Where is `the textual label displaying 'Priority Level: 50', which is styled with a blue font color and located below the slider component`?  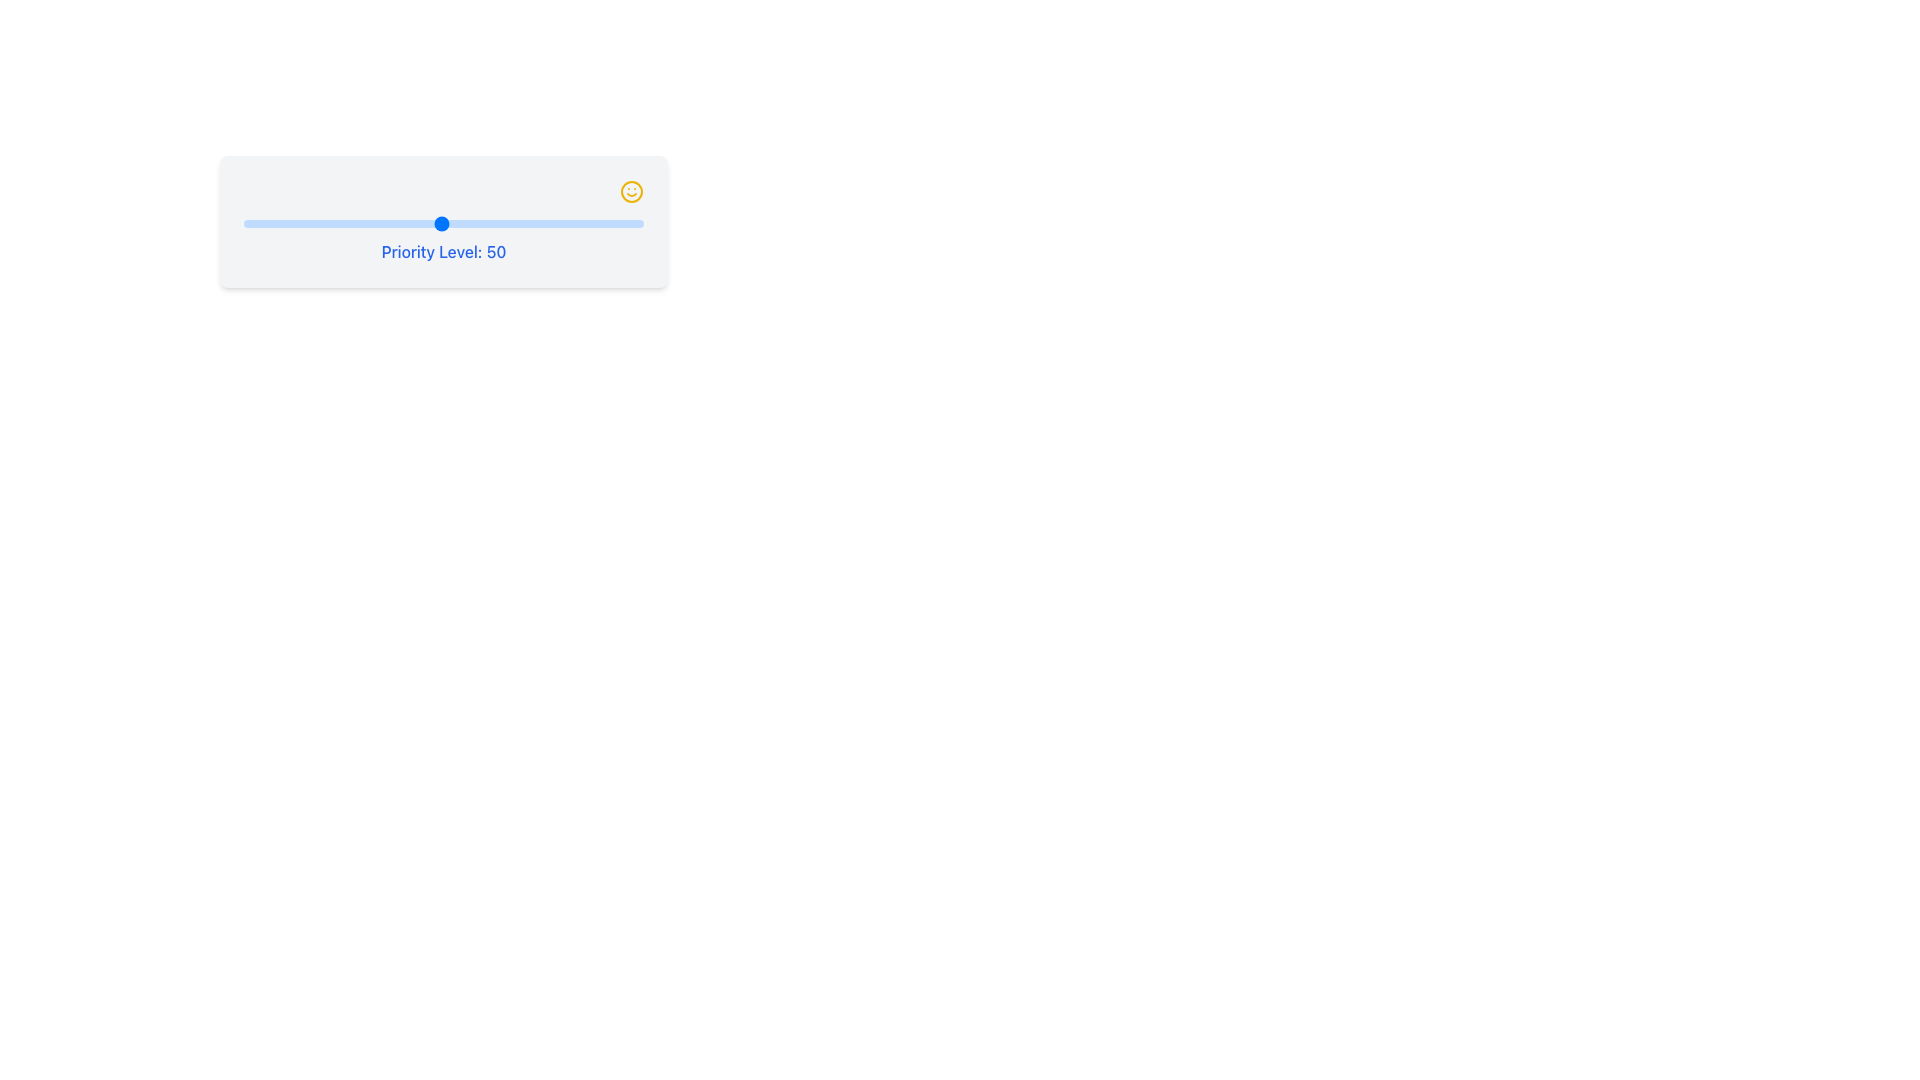 the textual label displaying 'Priority Level: 50', which is styled with a blue font color and located below the slider component is located at coordinates (442, 250).